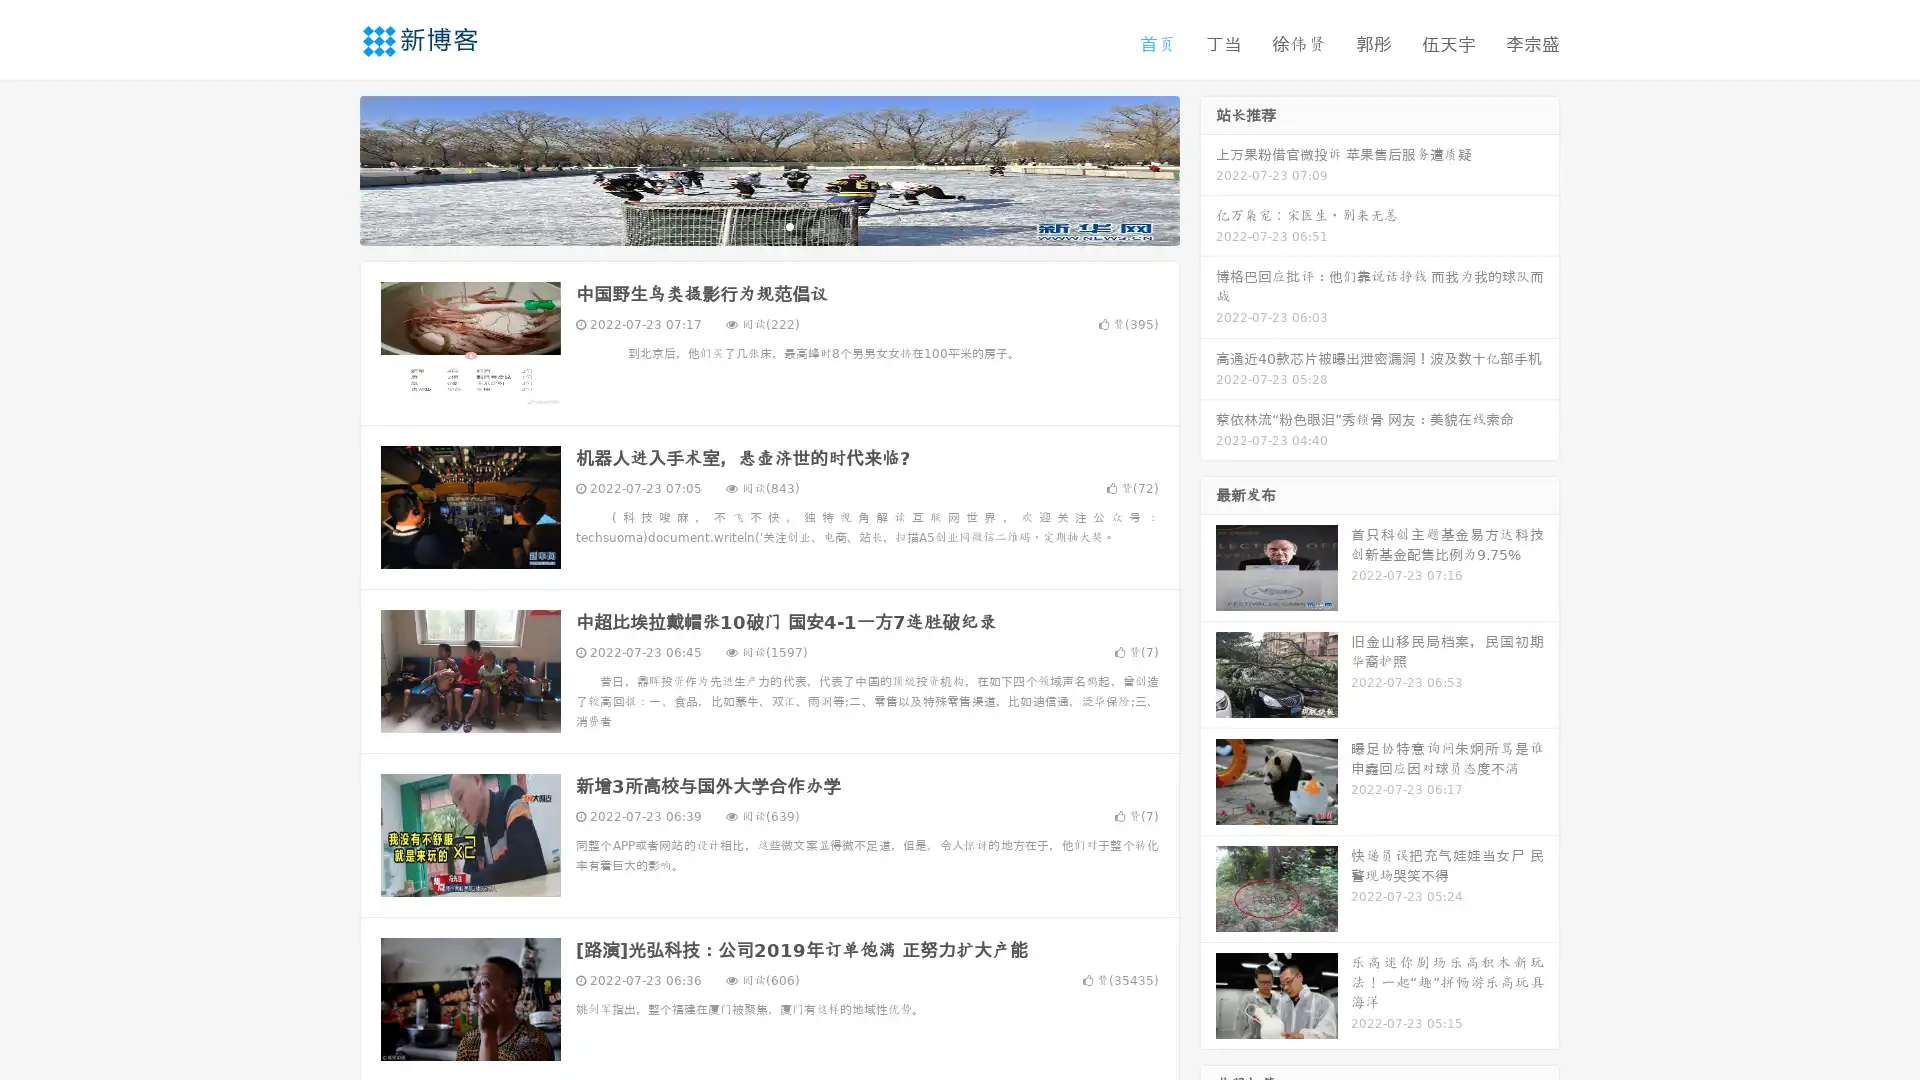  What do you see at coordinates (768, 225) in the screenshot?
I see `Go to slide 2` at bounding box center [768, 225].